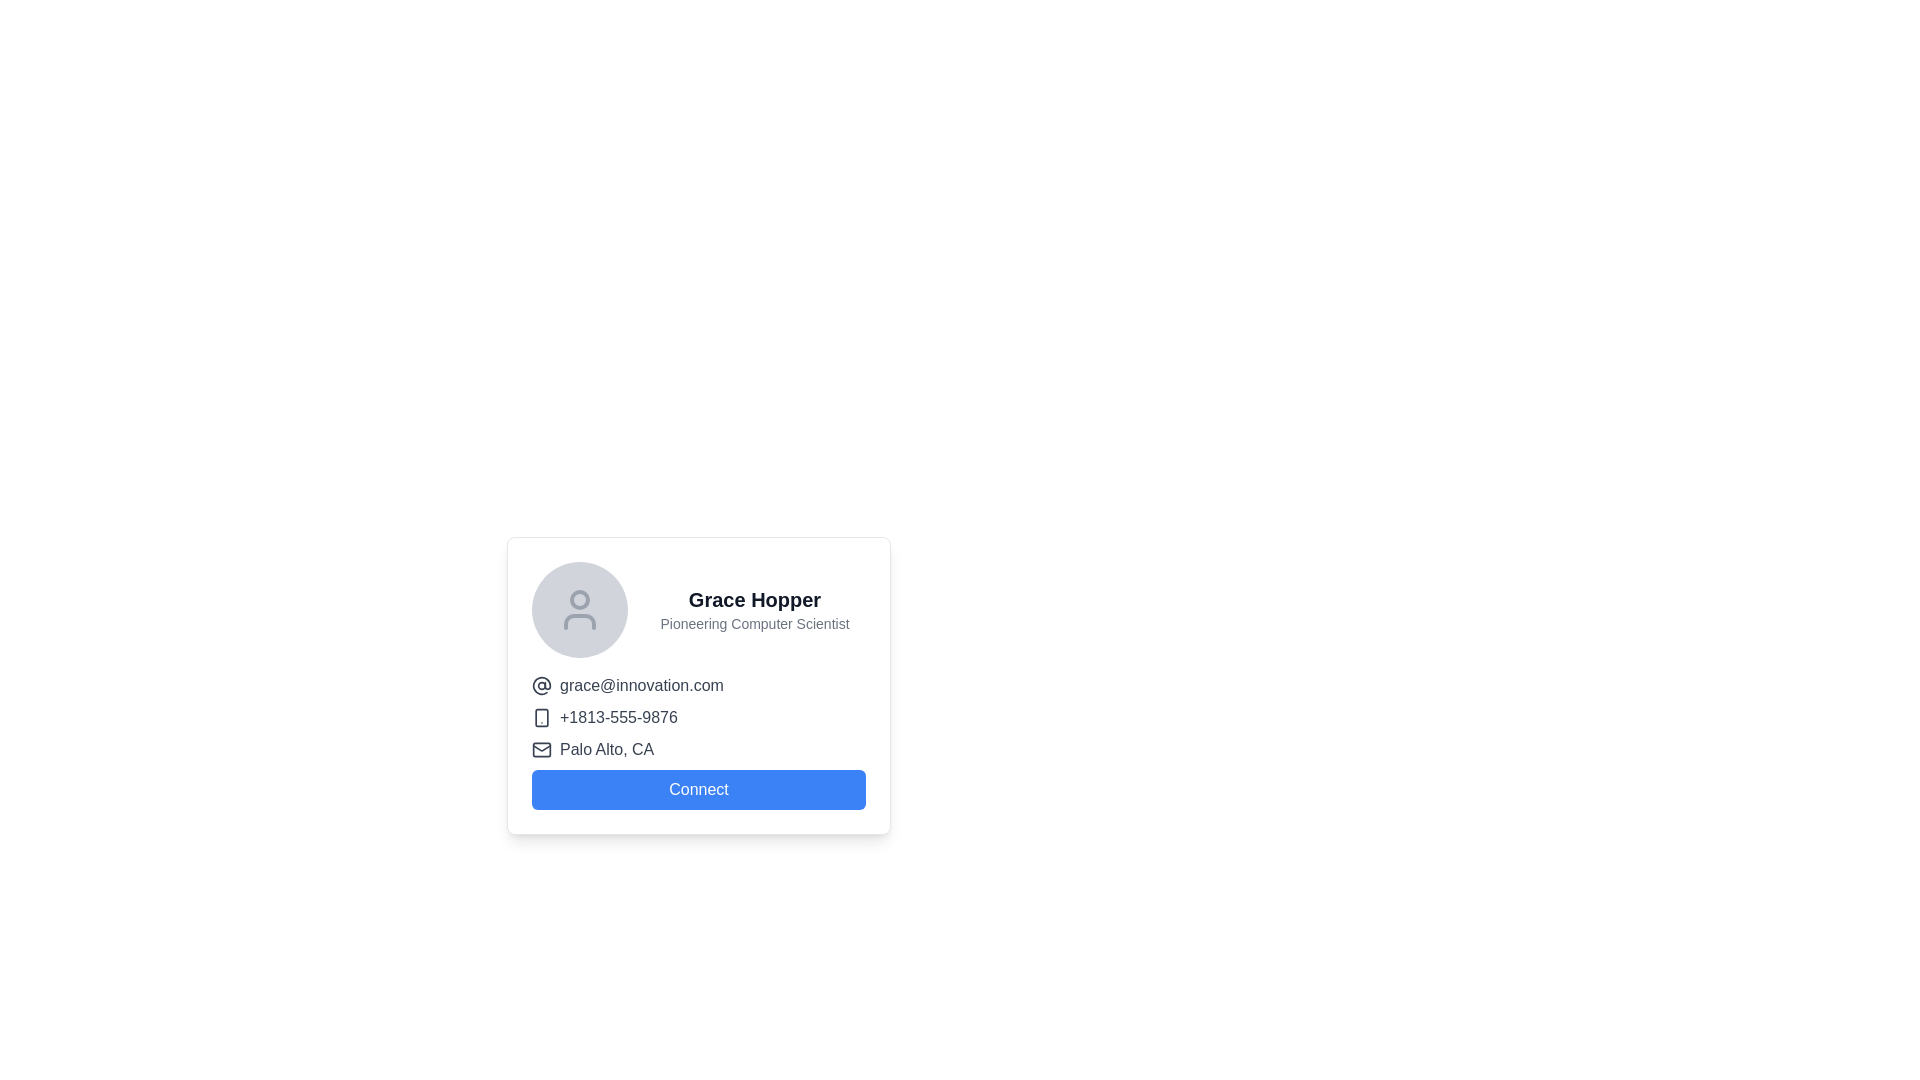 Image resolution: width=1920 pixels, height=1080 pixels. What do you see at coordinates (699, 608) in the screenshot?
I see `the text block containing the identifying information of 'Grace Hopper', which is positioned at the top of the profile card` at bounding box center [699, 608].